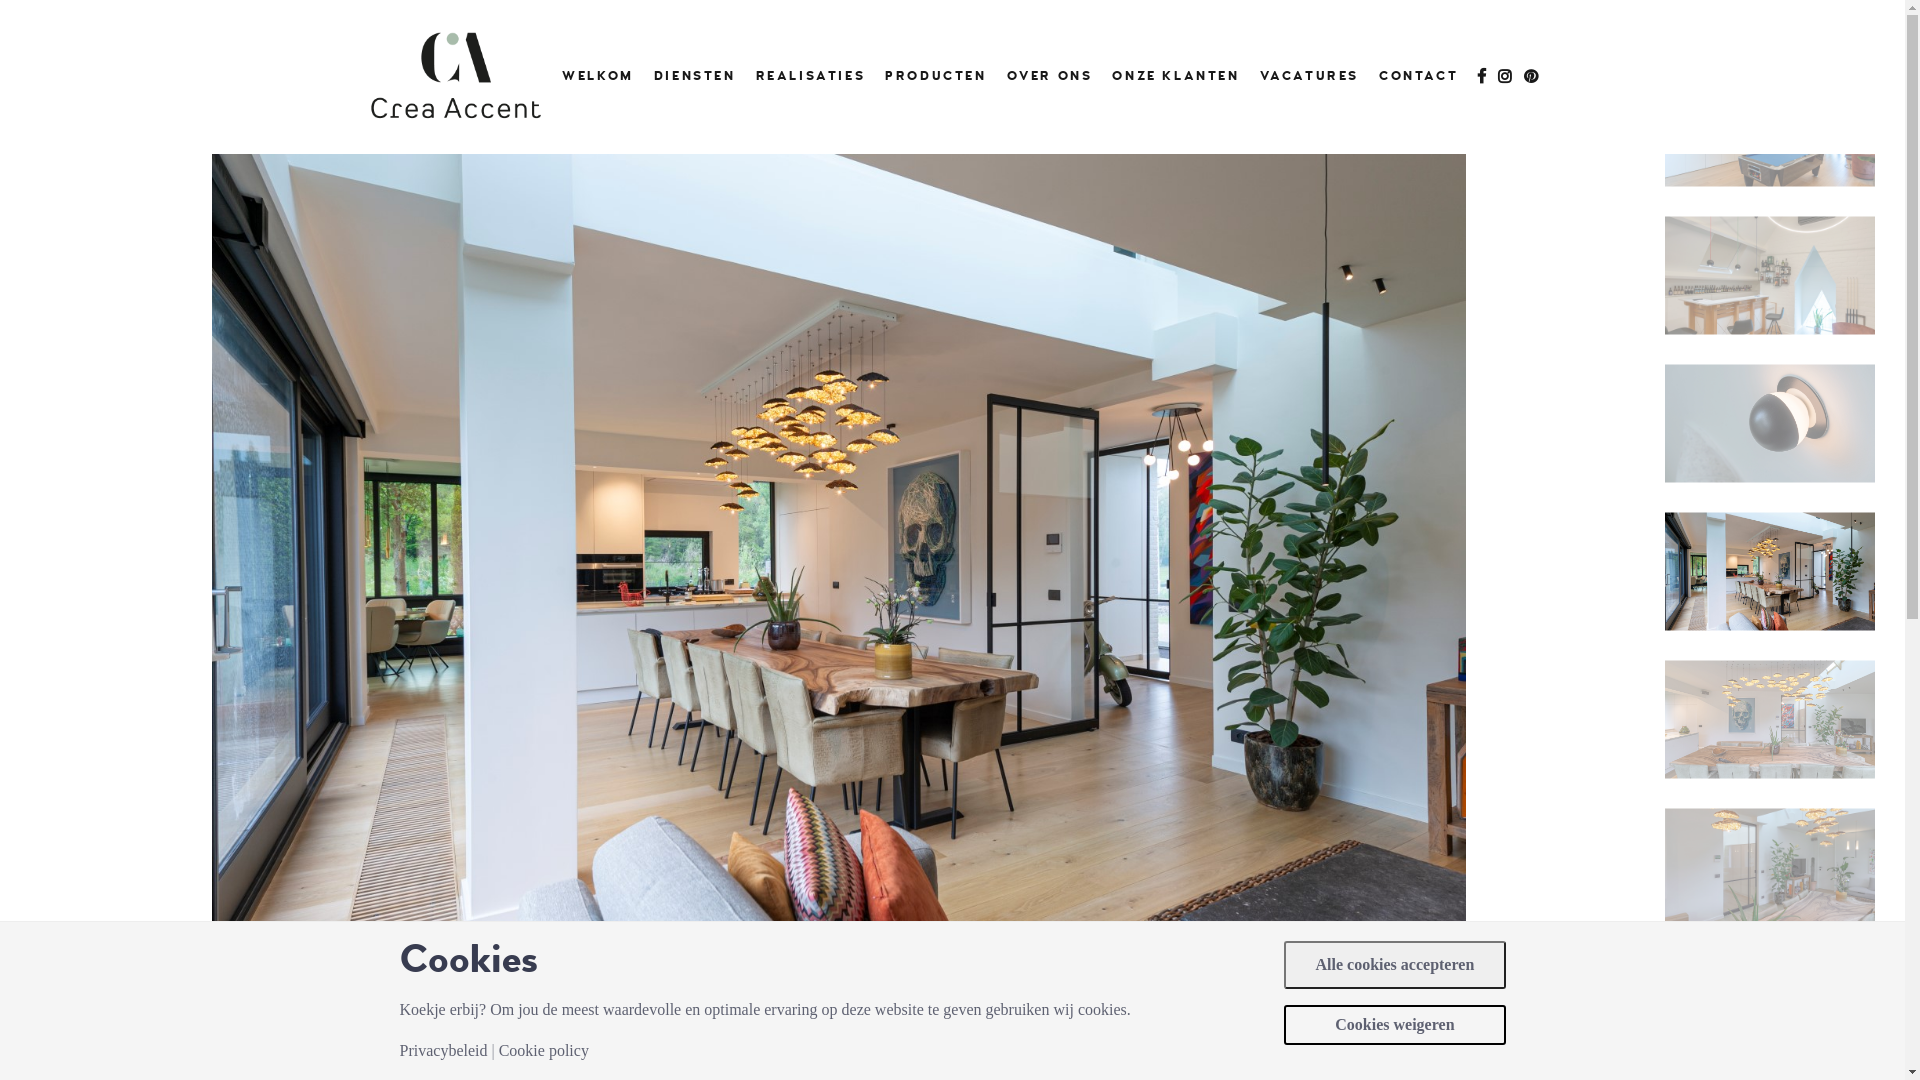 This screenshot has width=1920, height=1080. What do you see at coordinates (811, 75) in the screenshot?
I see `'REALISATIES'` at bounding box center [811, 75].